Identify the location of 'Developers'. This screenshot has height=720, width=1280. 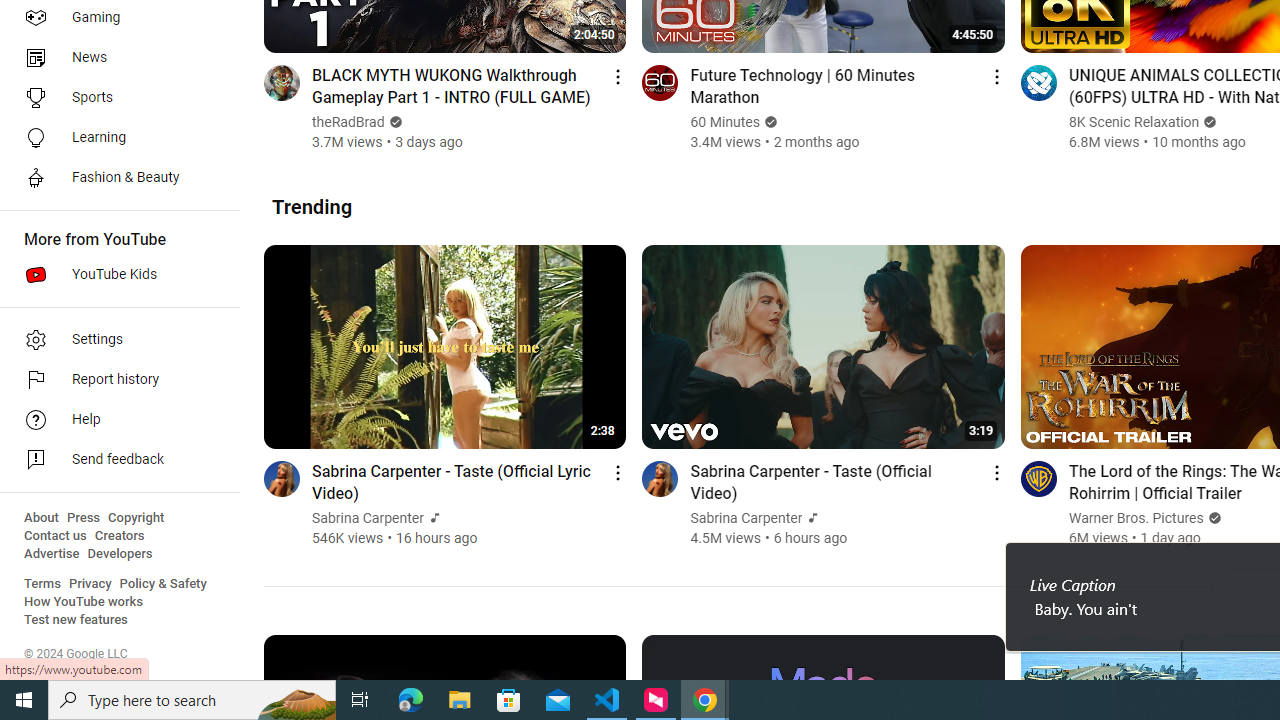
(119, 554).